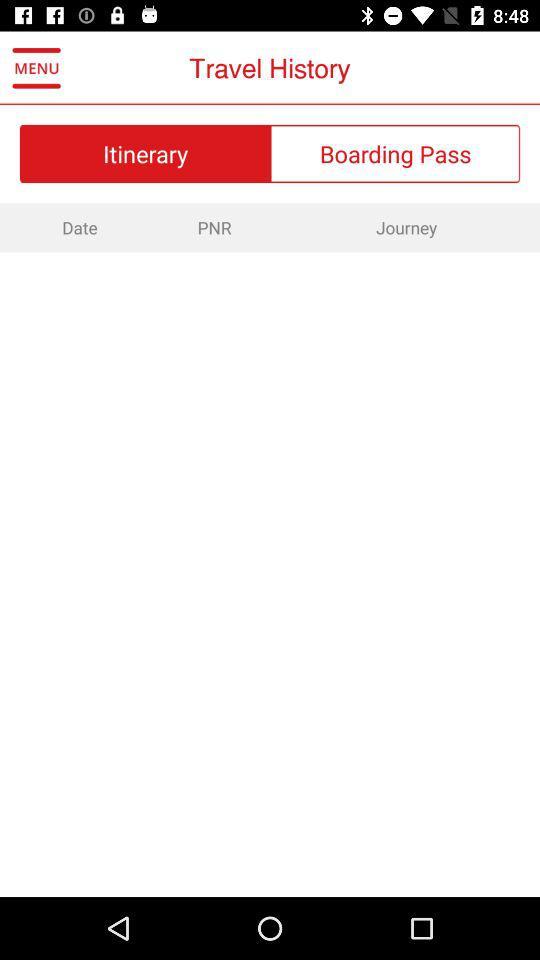 The image size is (540, 960). Describe the element at coordinates (405, 227) in the screenshot. I see `item next to pnr` at that location.